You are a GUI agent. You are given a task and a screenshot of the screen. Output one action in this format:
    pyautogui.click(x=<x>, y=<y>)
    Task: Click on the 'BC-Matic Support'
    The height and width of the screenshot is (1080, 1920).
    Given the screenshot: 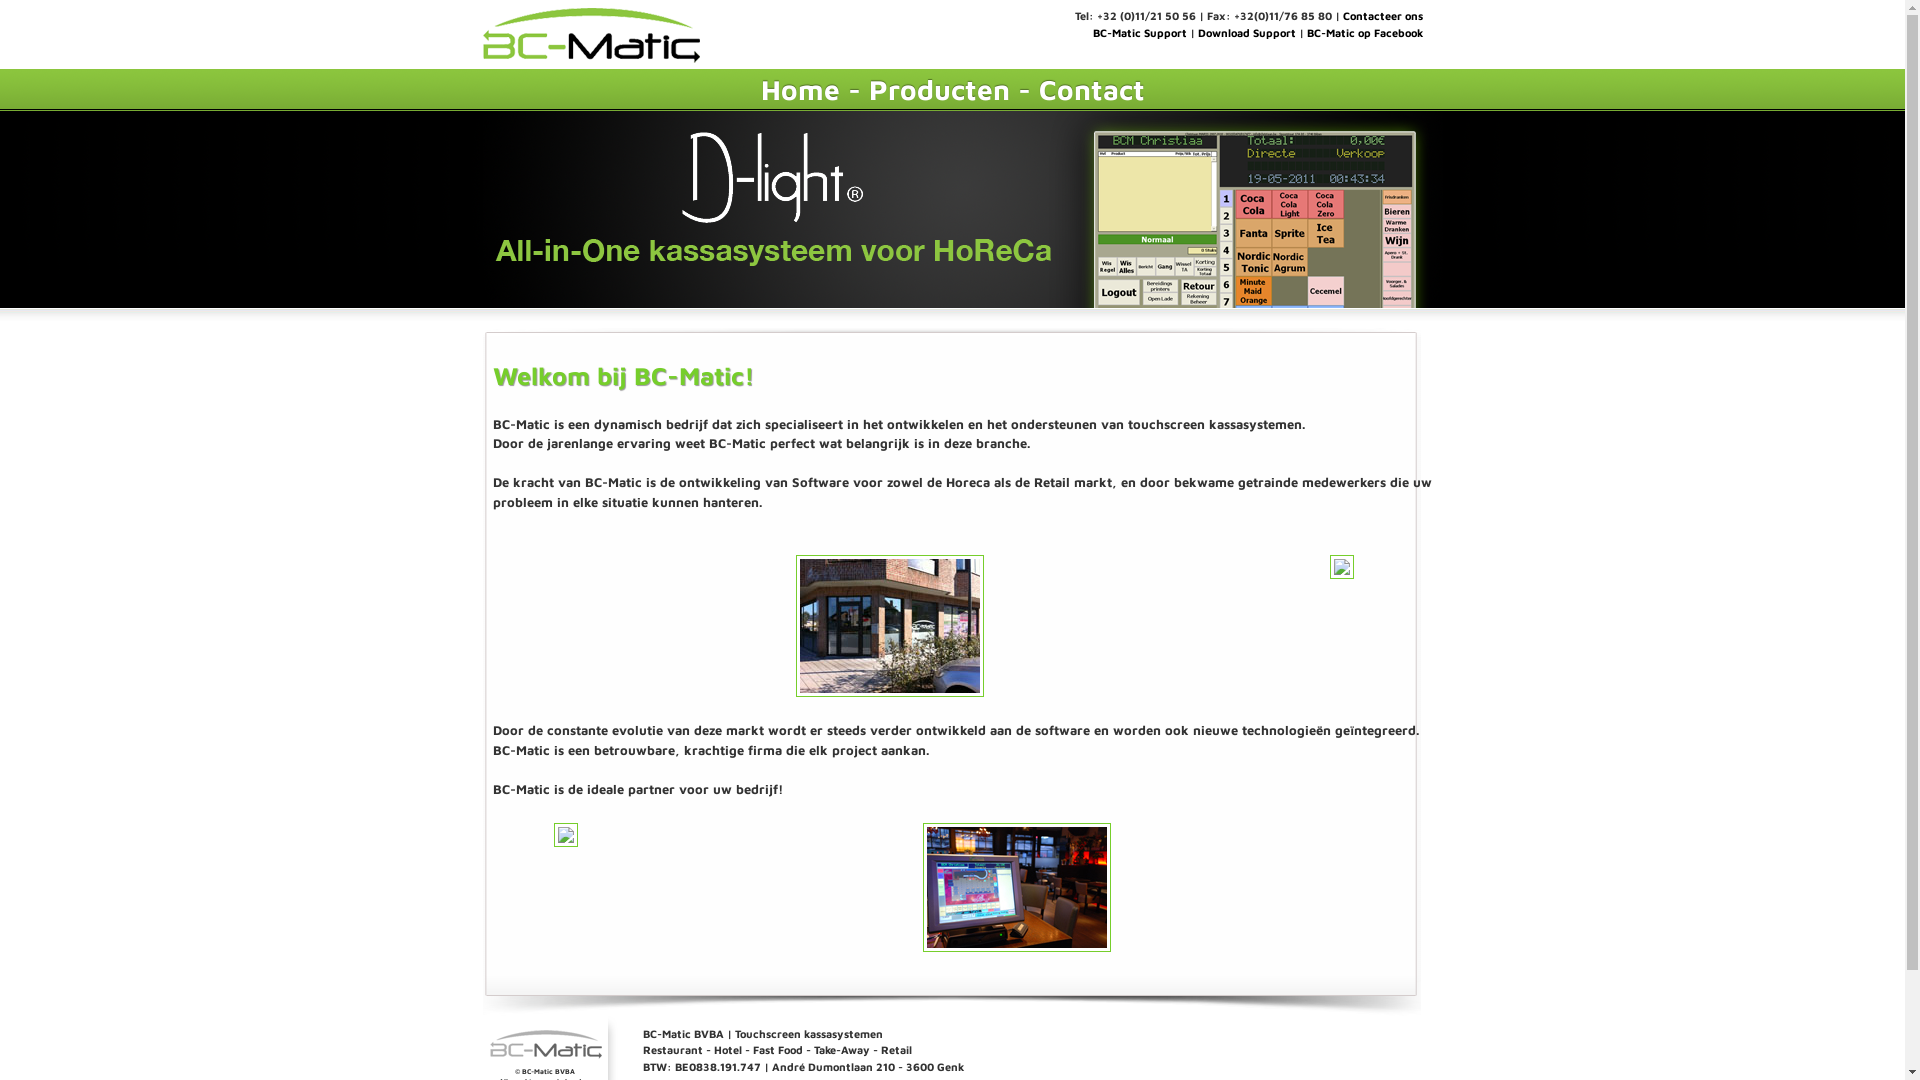 What is the action you would take?
    pyautogui.click(x=1090, y=32)
    